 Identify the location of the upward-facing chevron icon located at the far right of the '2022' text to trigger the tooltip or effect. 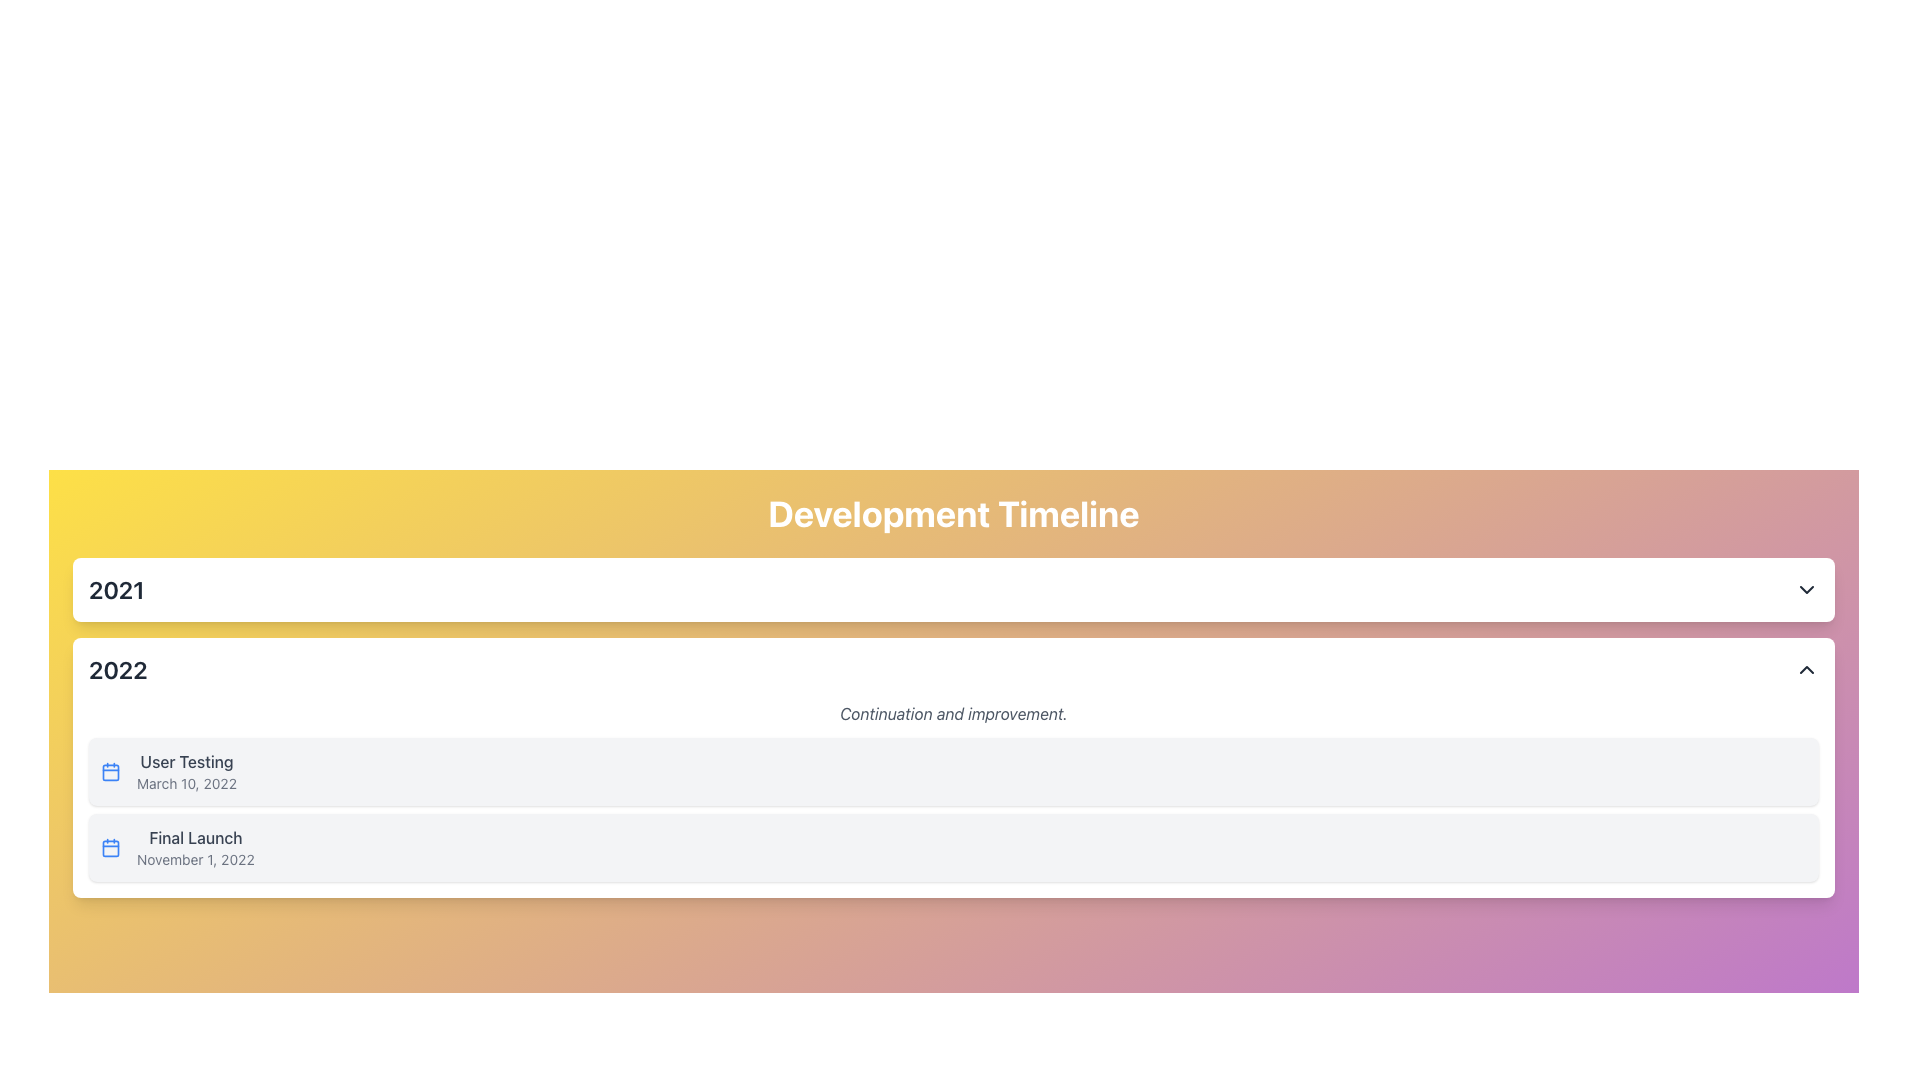
(1806, 670).